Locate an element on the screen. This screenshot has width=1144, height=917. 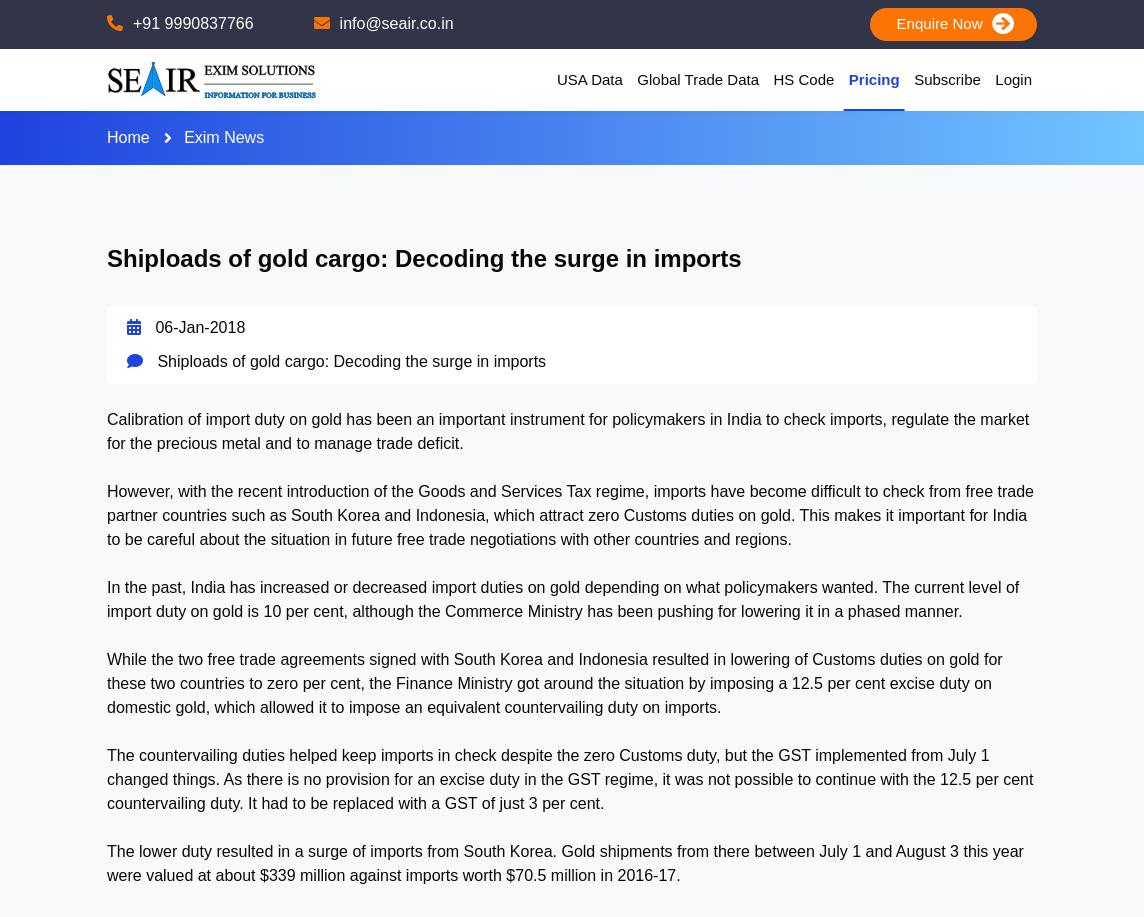
'However, with the recent introduction of the Goods and Services Tax regime, imports have become difficult to check from free trade partner countries such as South Korea and Indonesia, which attract zero Customs duties on gold. This makes it important for India to be careful about the situation in future free trade negotiations with other countries and regions.' is located at coordinates (569, 513).